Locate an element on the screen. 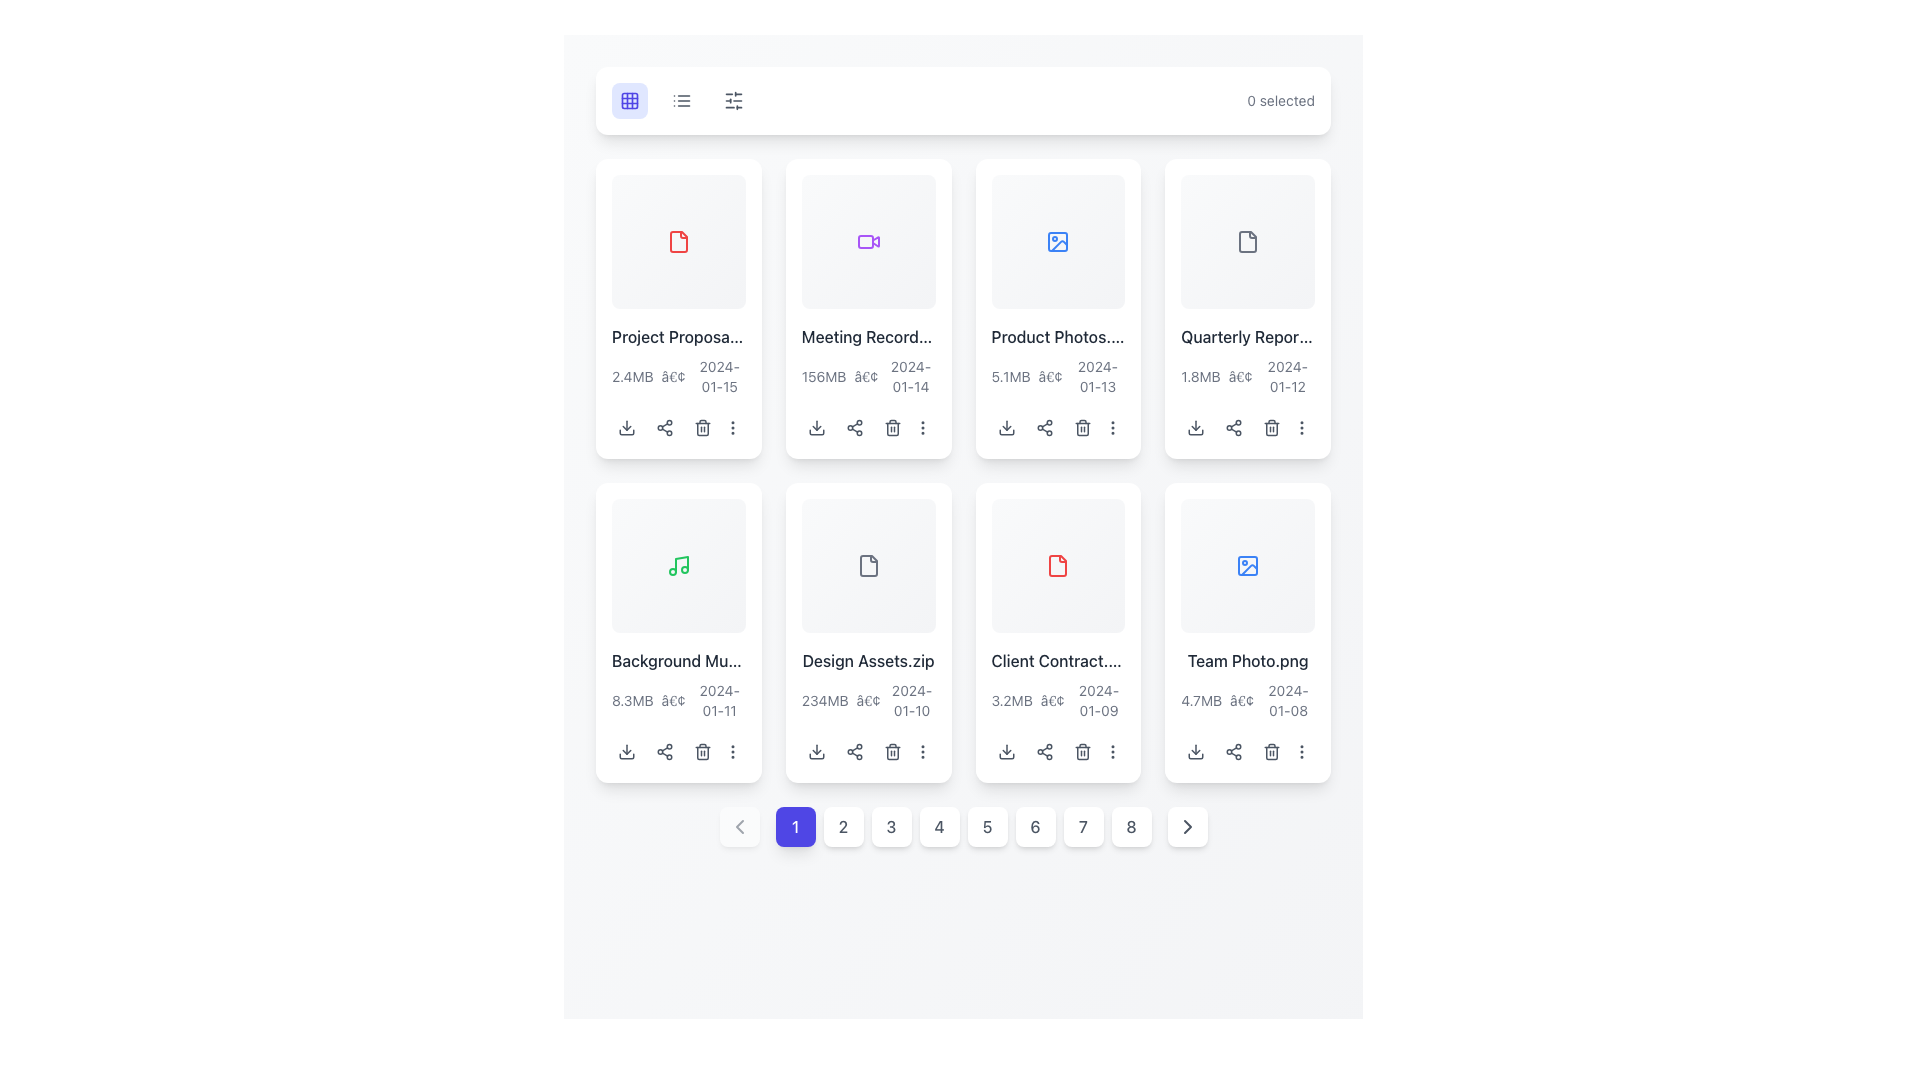  the delete button icon located in the bottom-right corner of the 'Client Contract' file card is located at coordinates (1081, 751).